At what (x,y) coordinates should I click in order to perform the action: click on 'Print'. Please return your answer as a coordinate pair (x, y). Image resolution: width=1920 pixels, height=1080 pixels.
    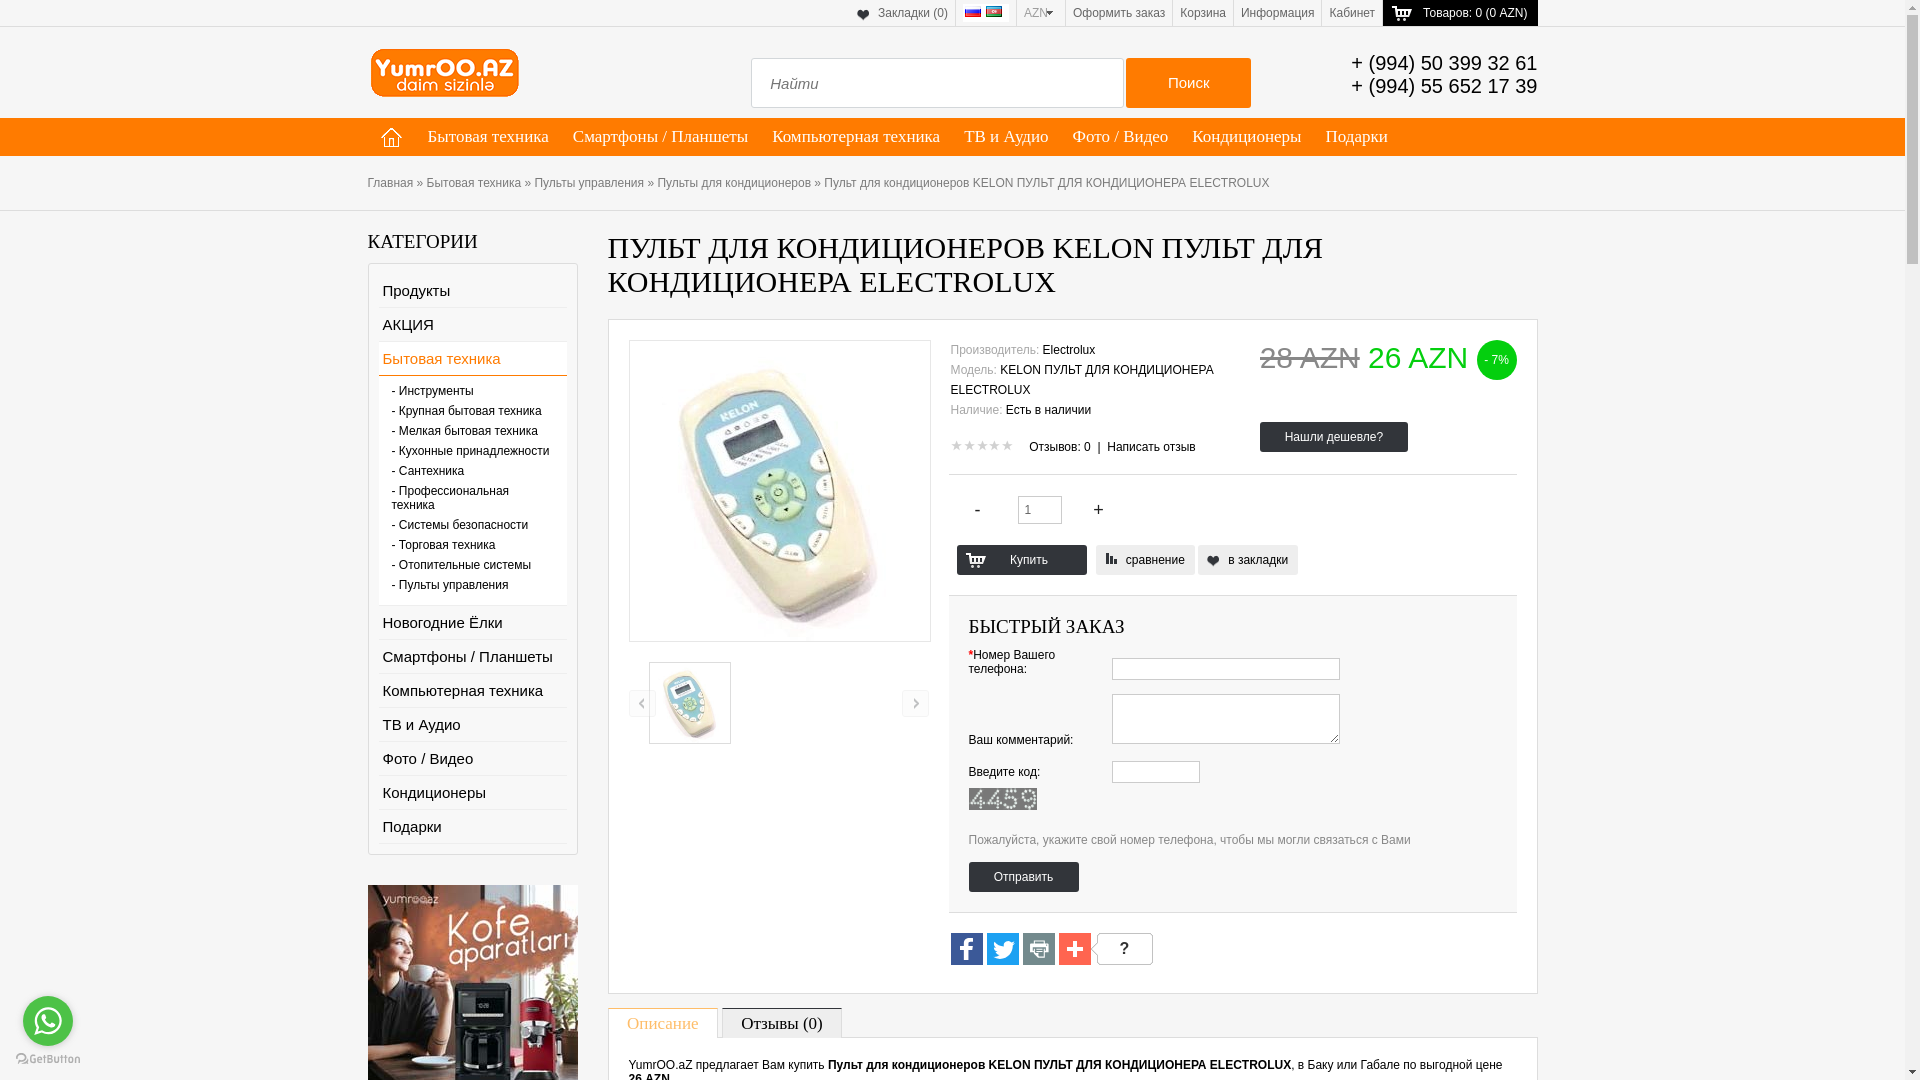
    Looking at the image, I should click on (1037, 947).